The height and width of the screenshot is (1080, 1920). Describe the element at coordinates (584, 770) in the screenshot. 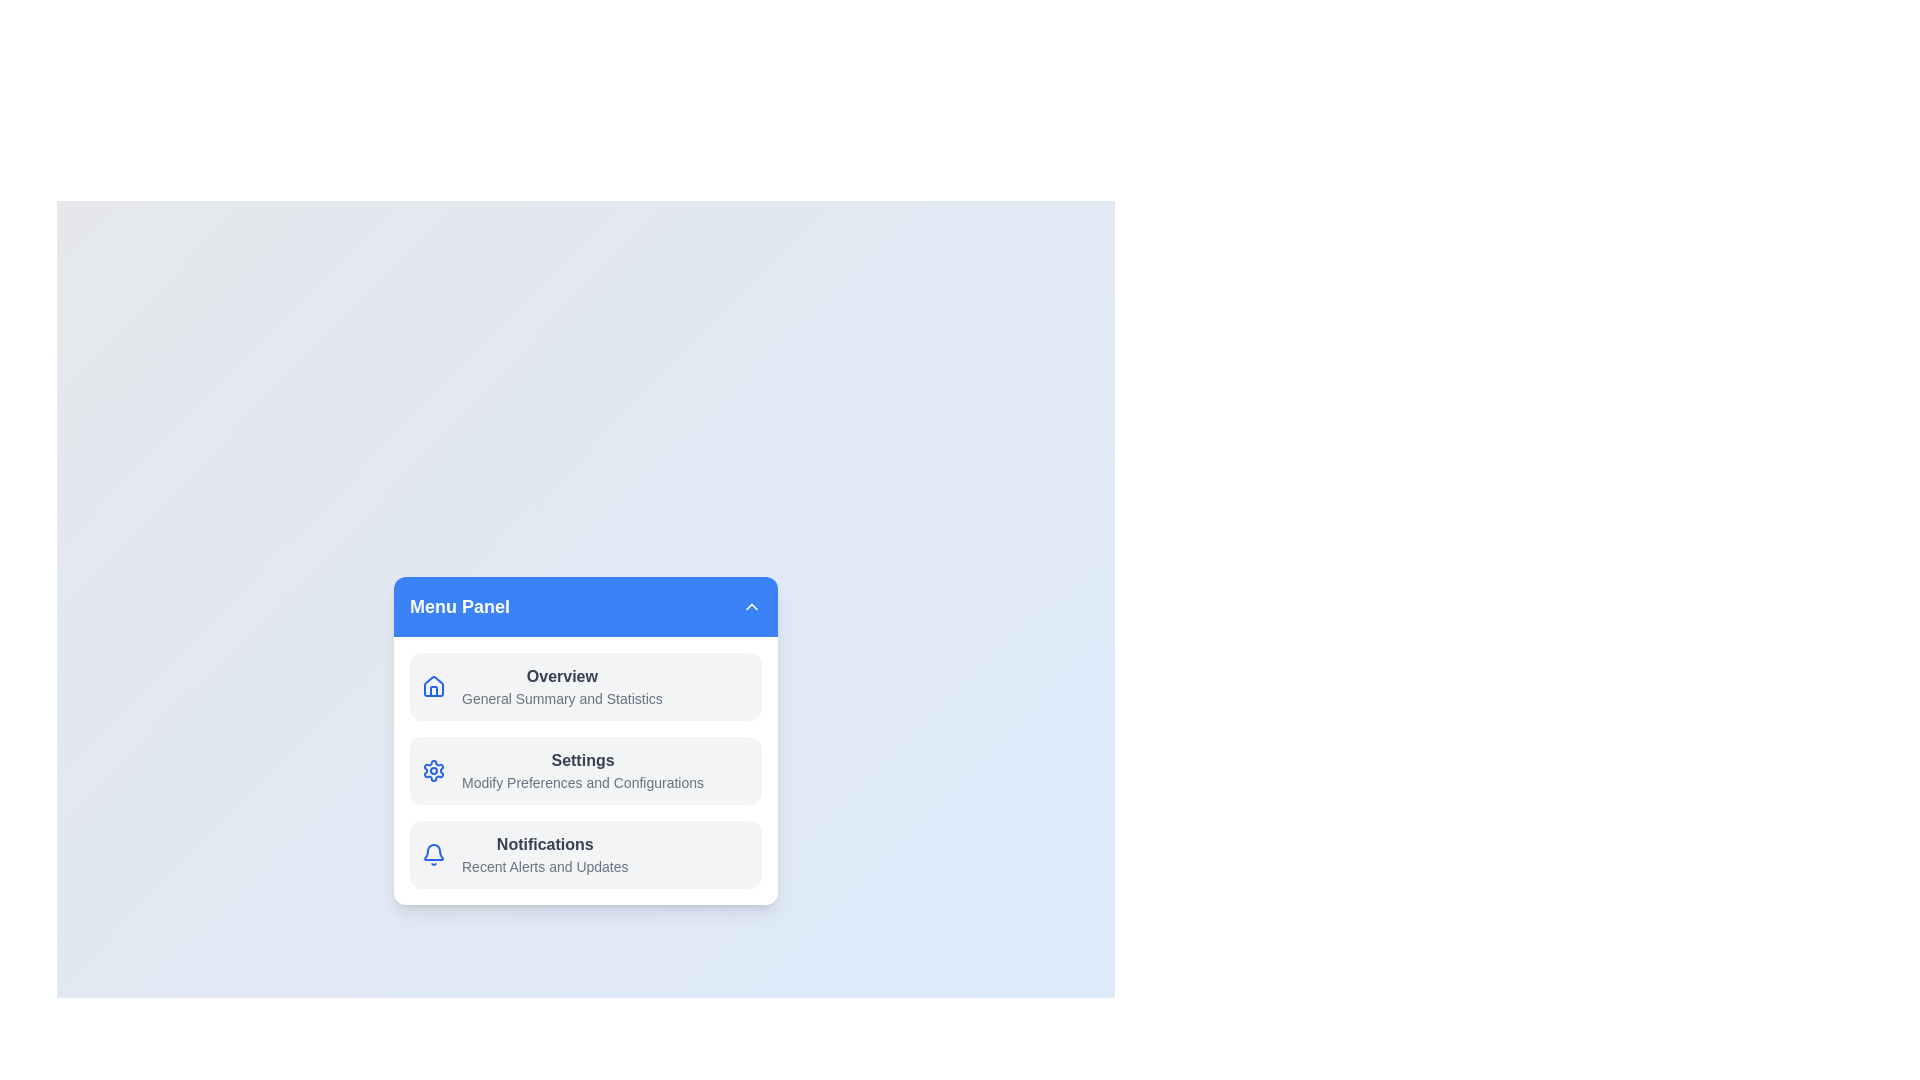

I see `the 'Settings' menu item in the InteractiveDashboardMenu` at that location.